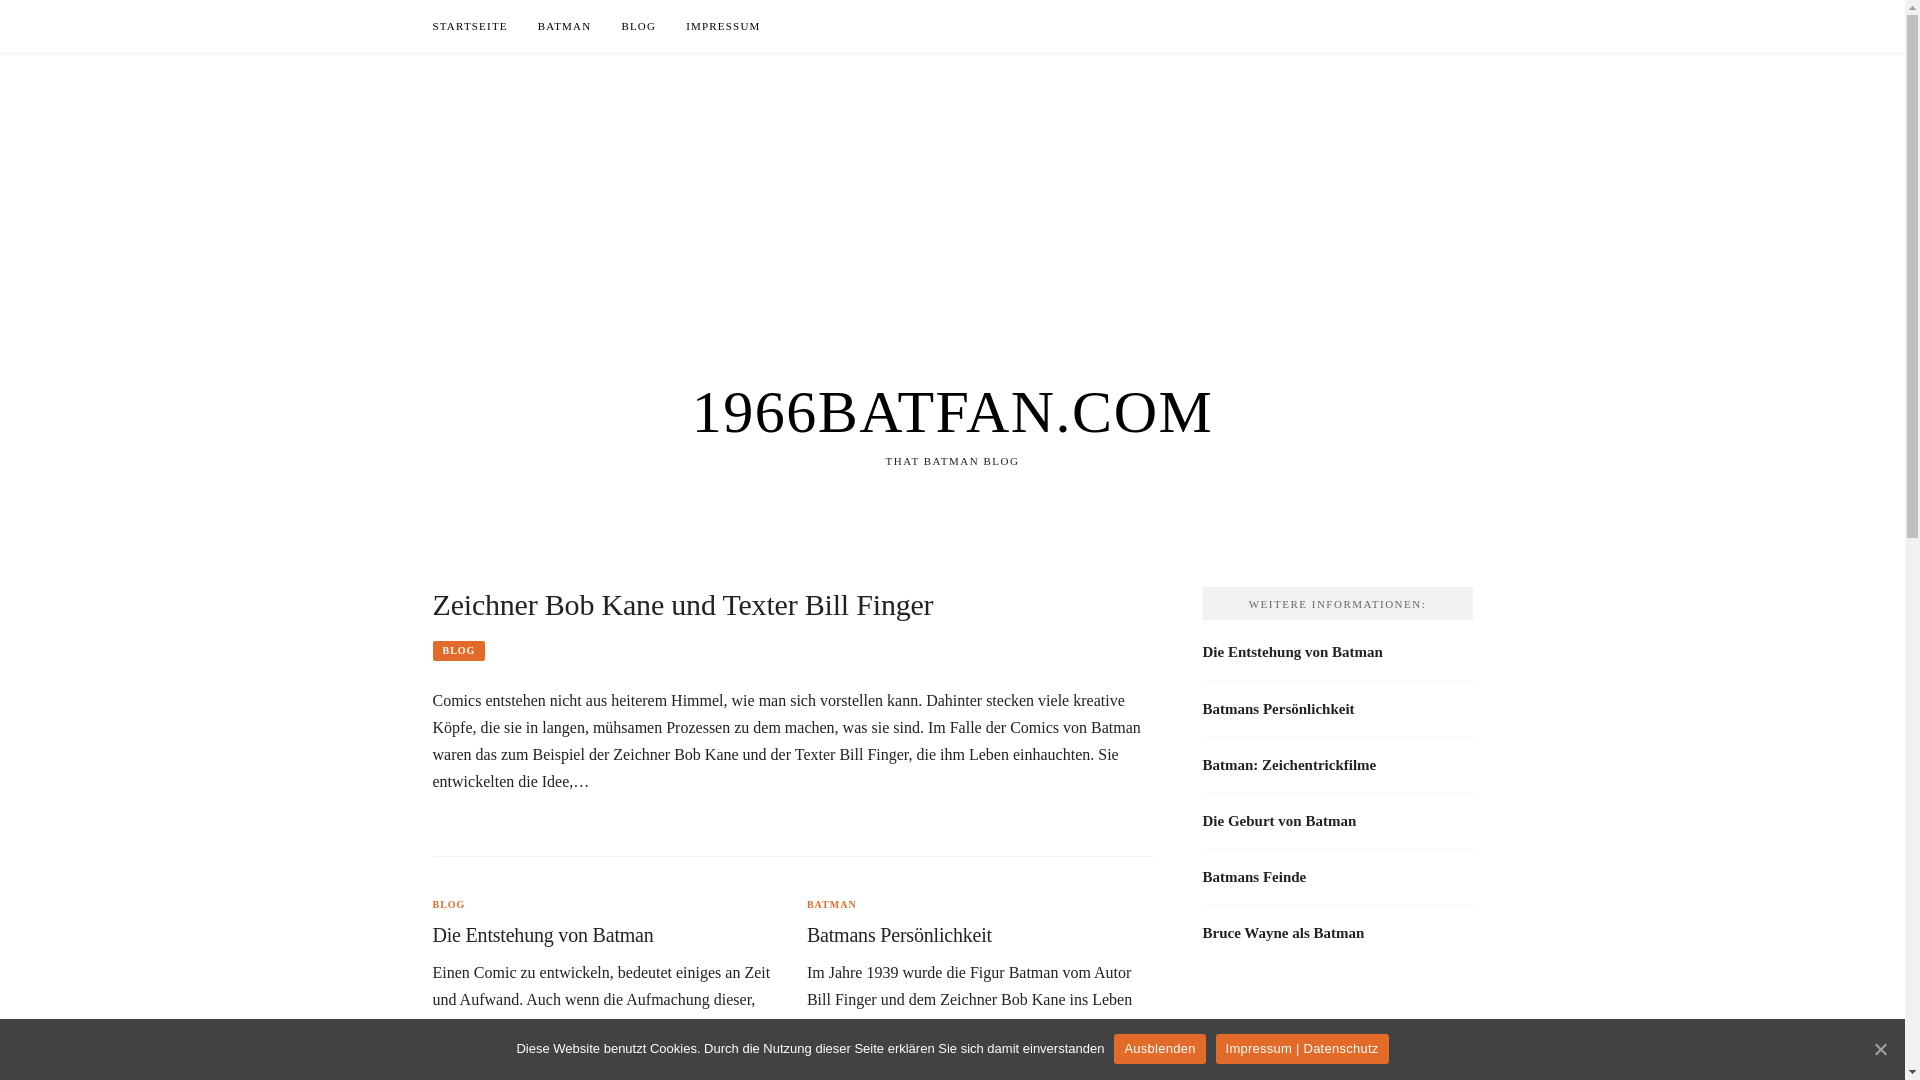 The height and width of the screenshot is (1080, 1920). Describe the element at coordinates (468, 26) in the screenshot. I see `'STARTSEITE'` at that location.